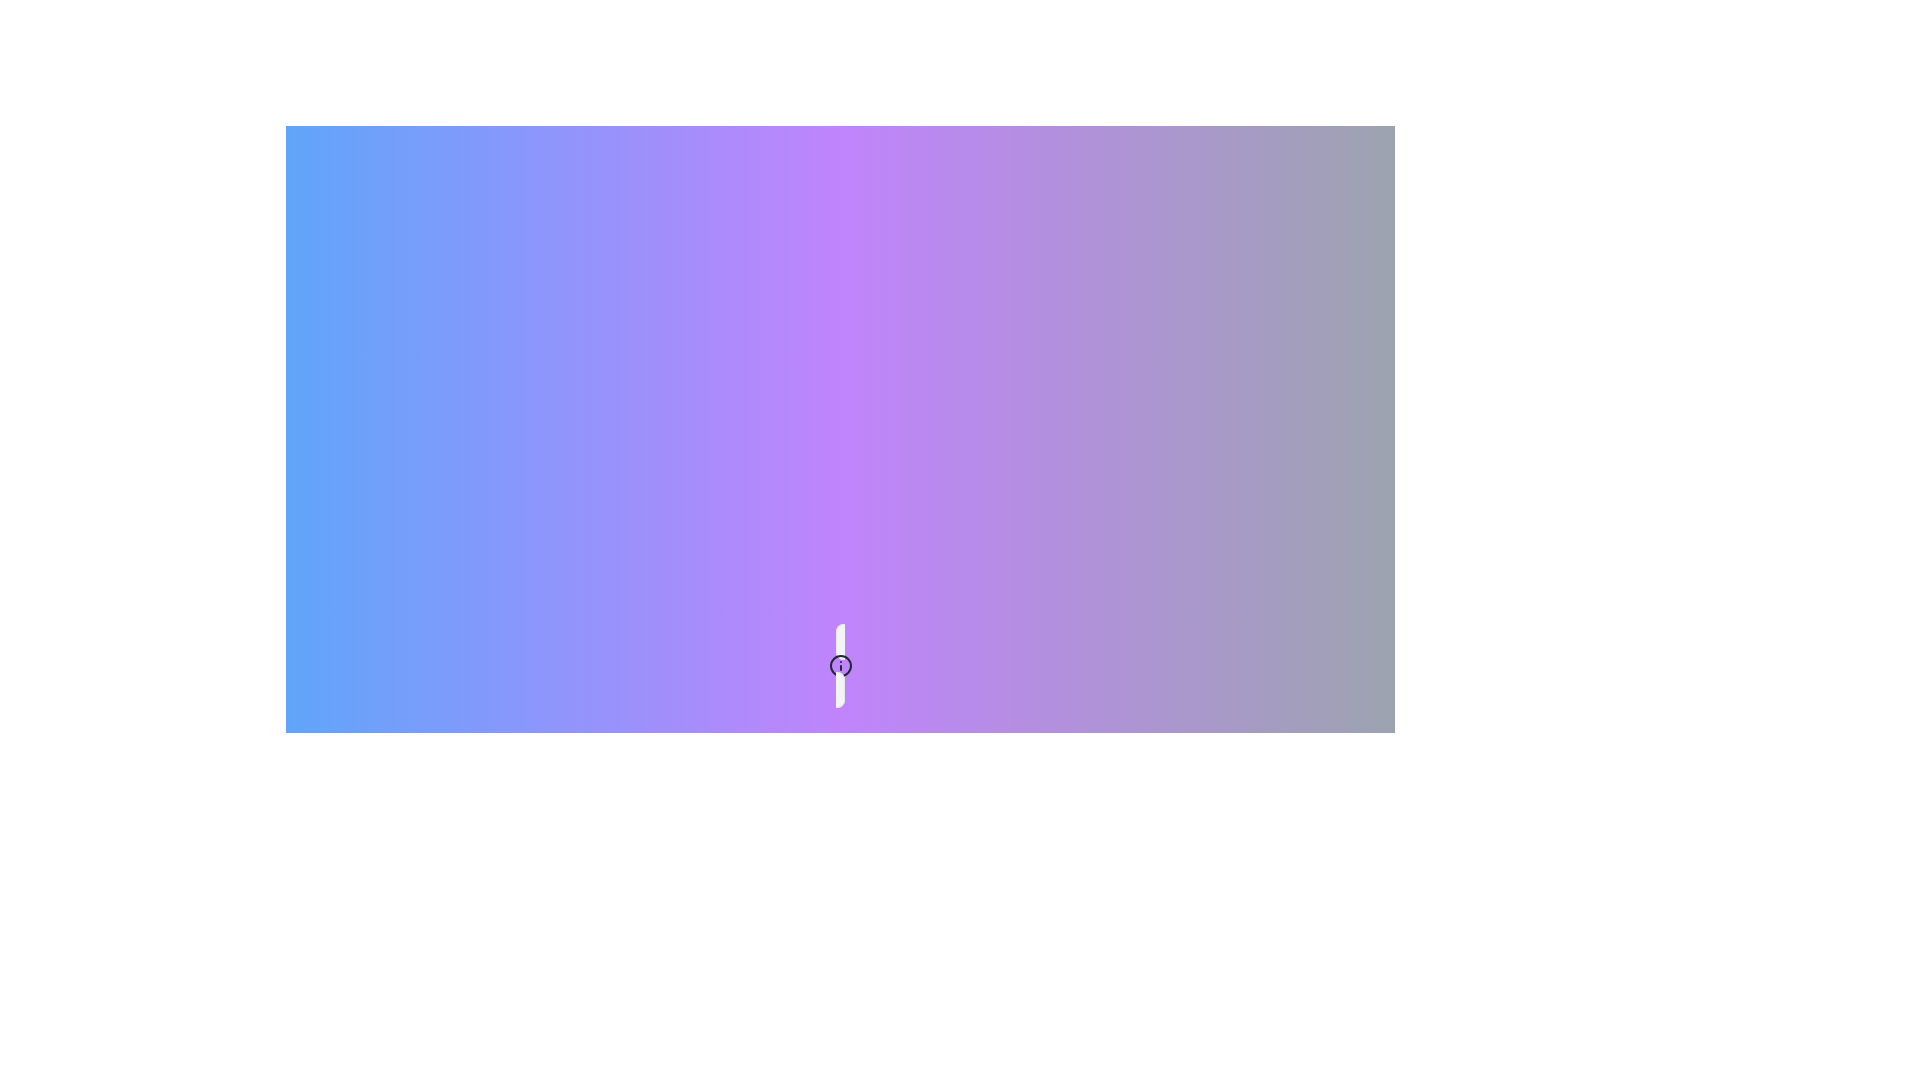 This screenshot has width=1920, height=1080. I want to click on the white rectangular button with rounded edges that contains a circle with an exclamation mark inside to trigger the tooltip, so click(840, 666).